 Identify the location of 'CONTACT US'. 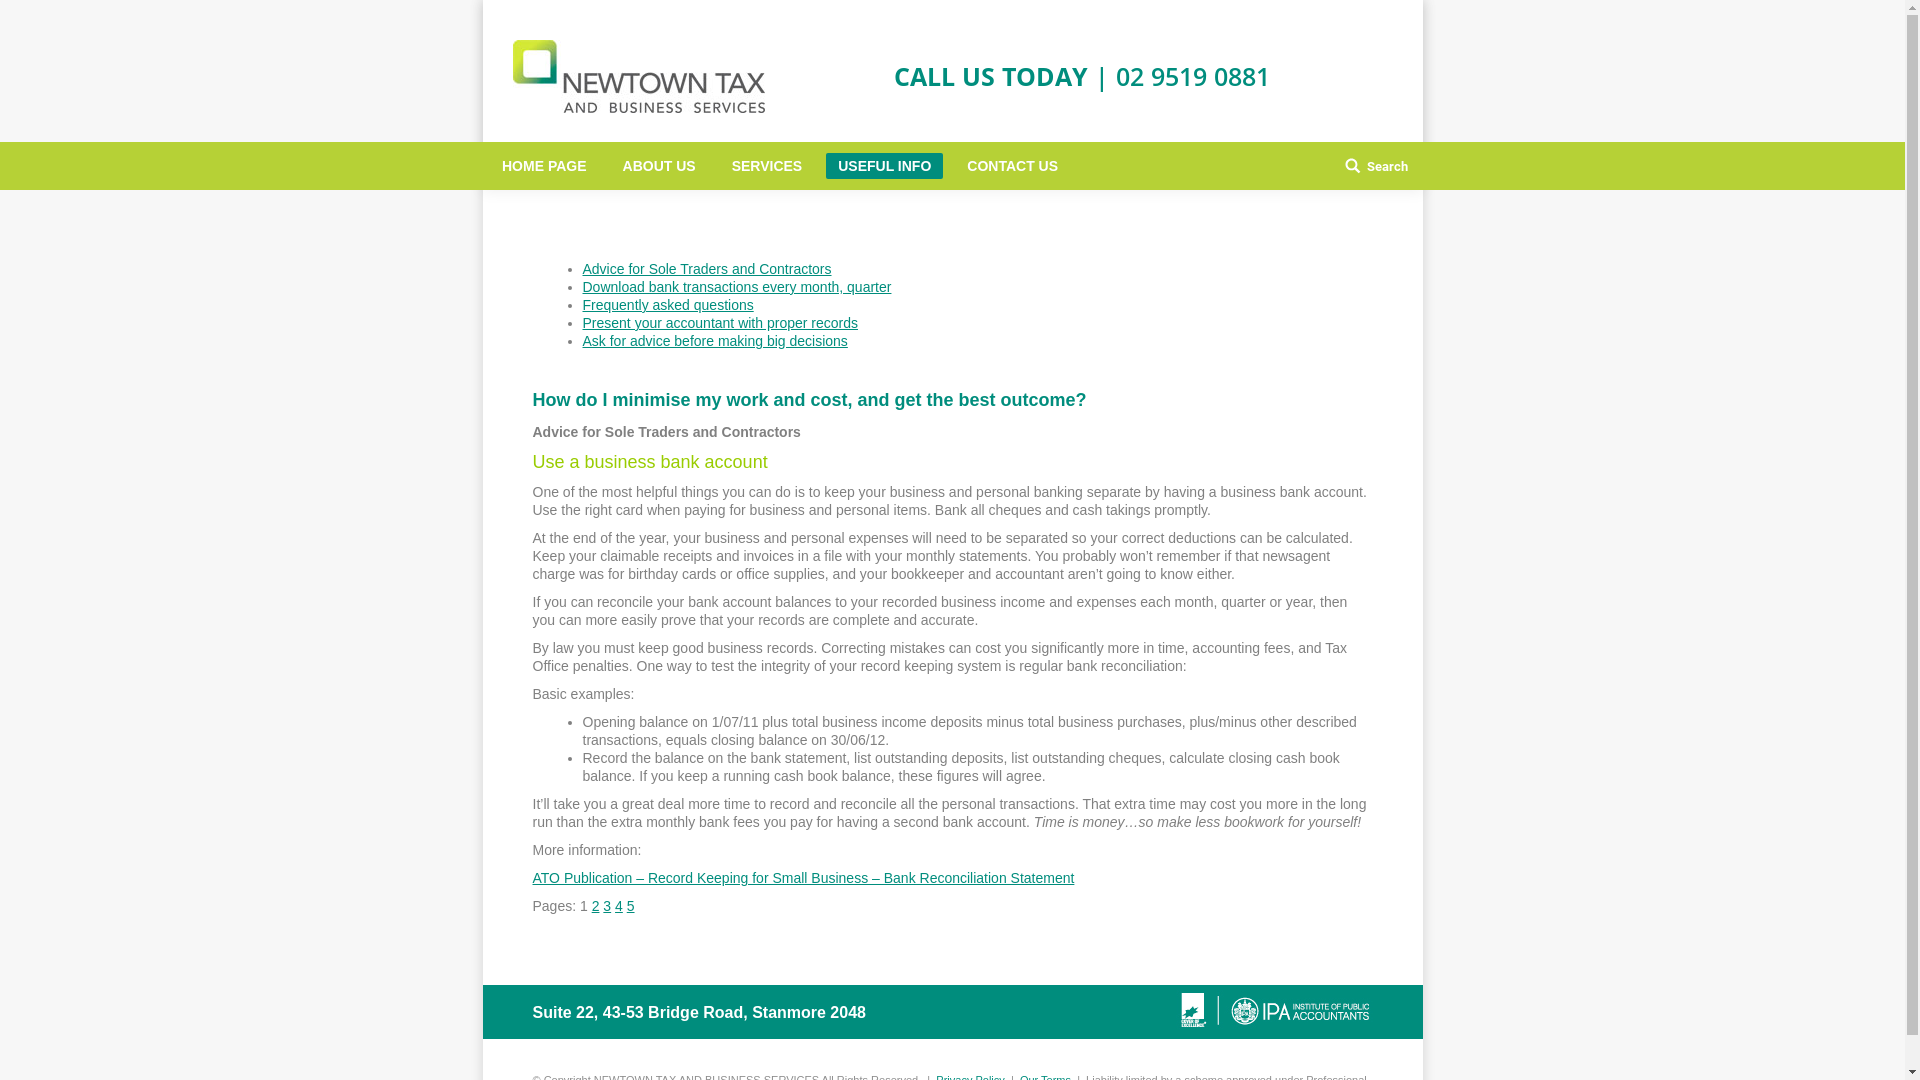
(1012, 164).